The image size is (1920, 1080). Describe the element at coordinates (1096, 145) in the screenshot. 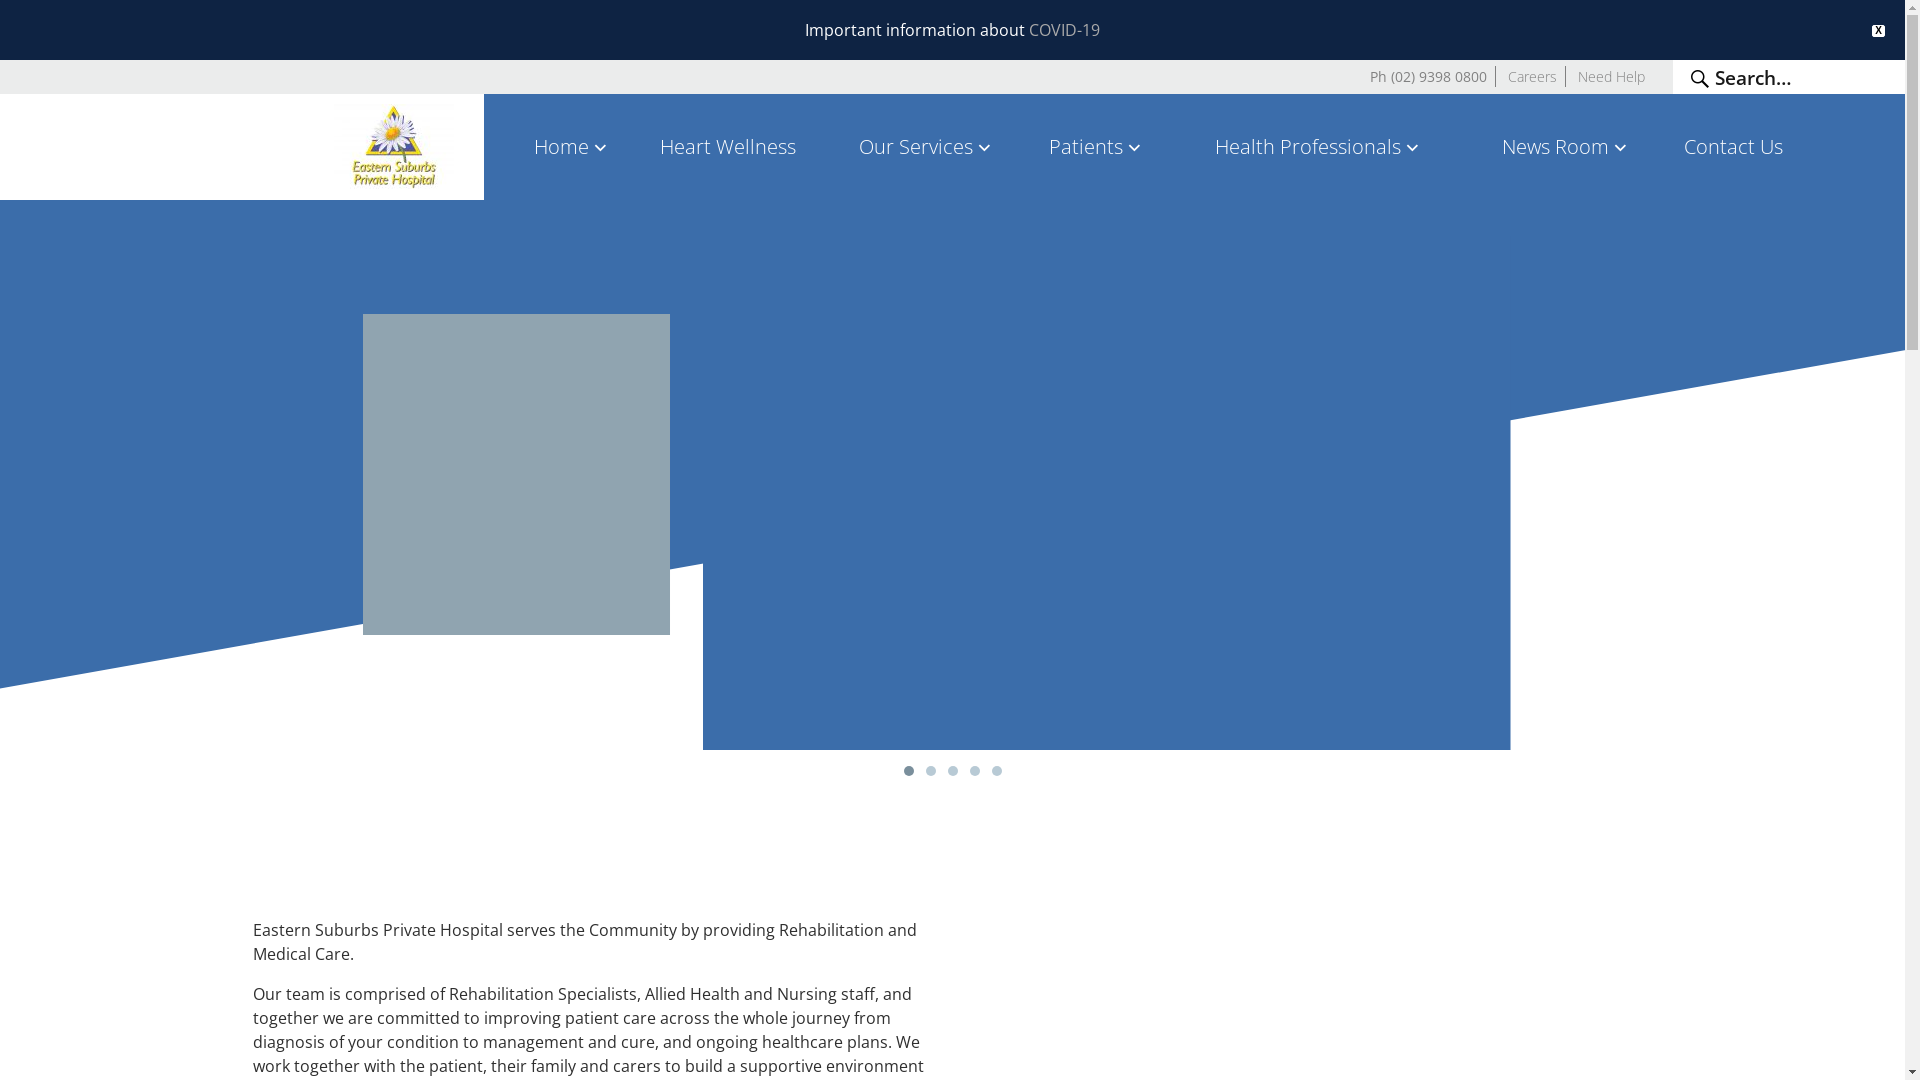

I see `'Patients'` at that location.